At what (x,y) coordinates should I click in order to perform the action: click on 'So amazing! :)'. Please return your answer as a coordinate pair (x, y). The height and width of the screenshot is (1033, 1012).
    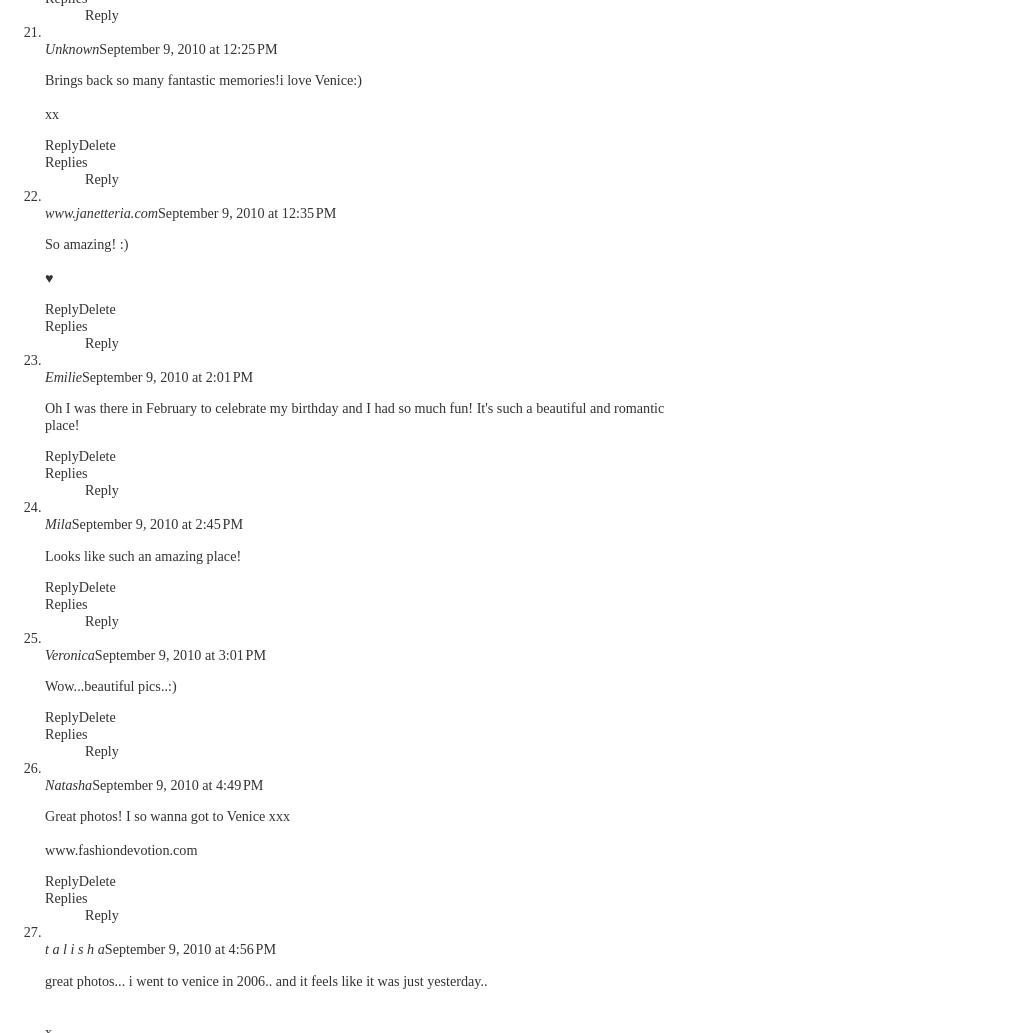
    Looking at the image, I should click on (85, 241).